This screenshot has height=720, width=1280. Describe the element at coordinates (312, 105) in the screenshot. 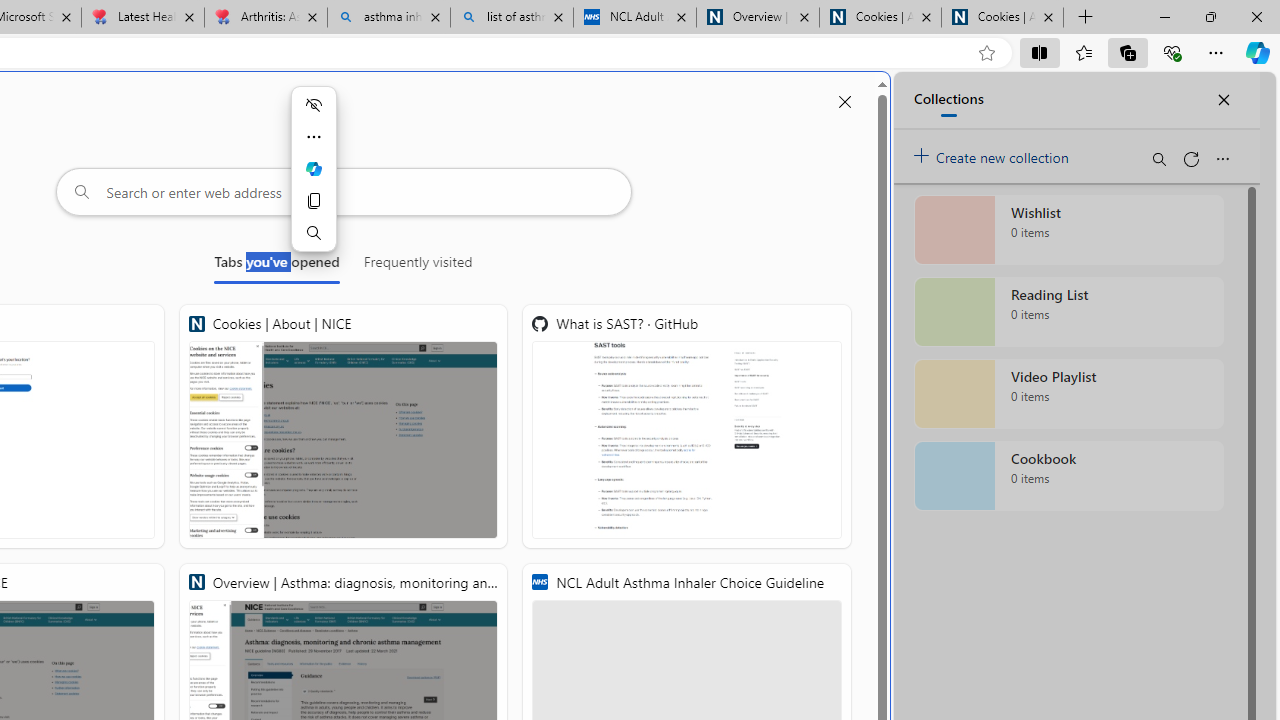

I see `'Hide menu'` at that location.